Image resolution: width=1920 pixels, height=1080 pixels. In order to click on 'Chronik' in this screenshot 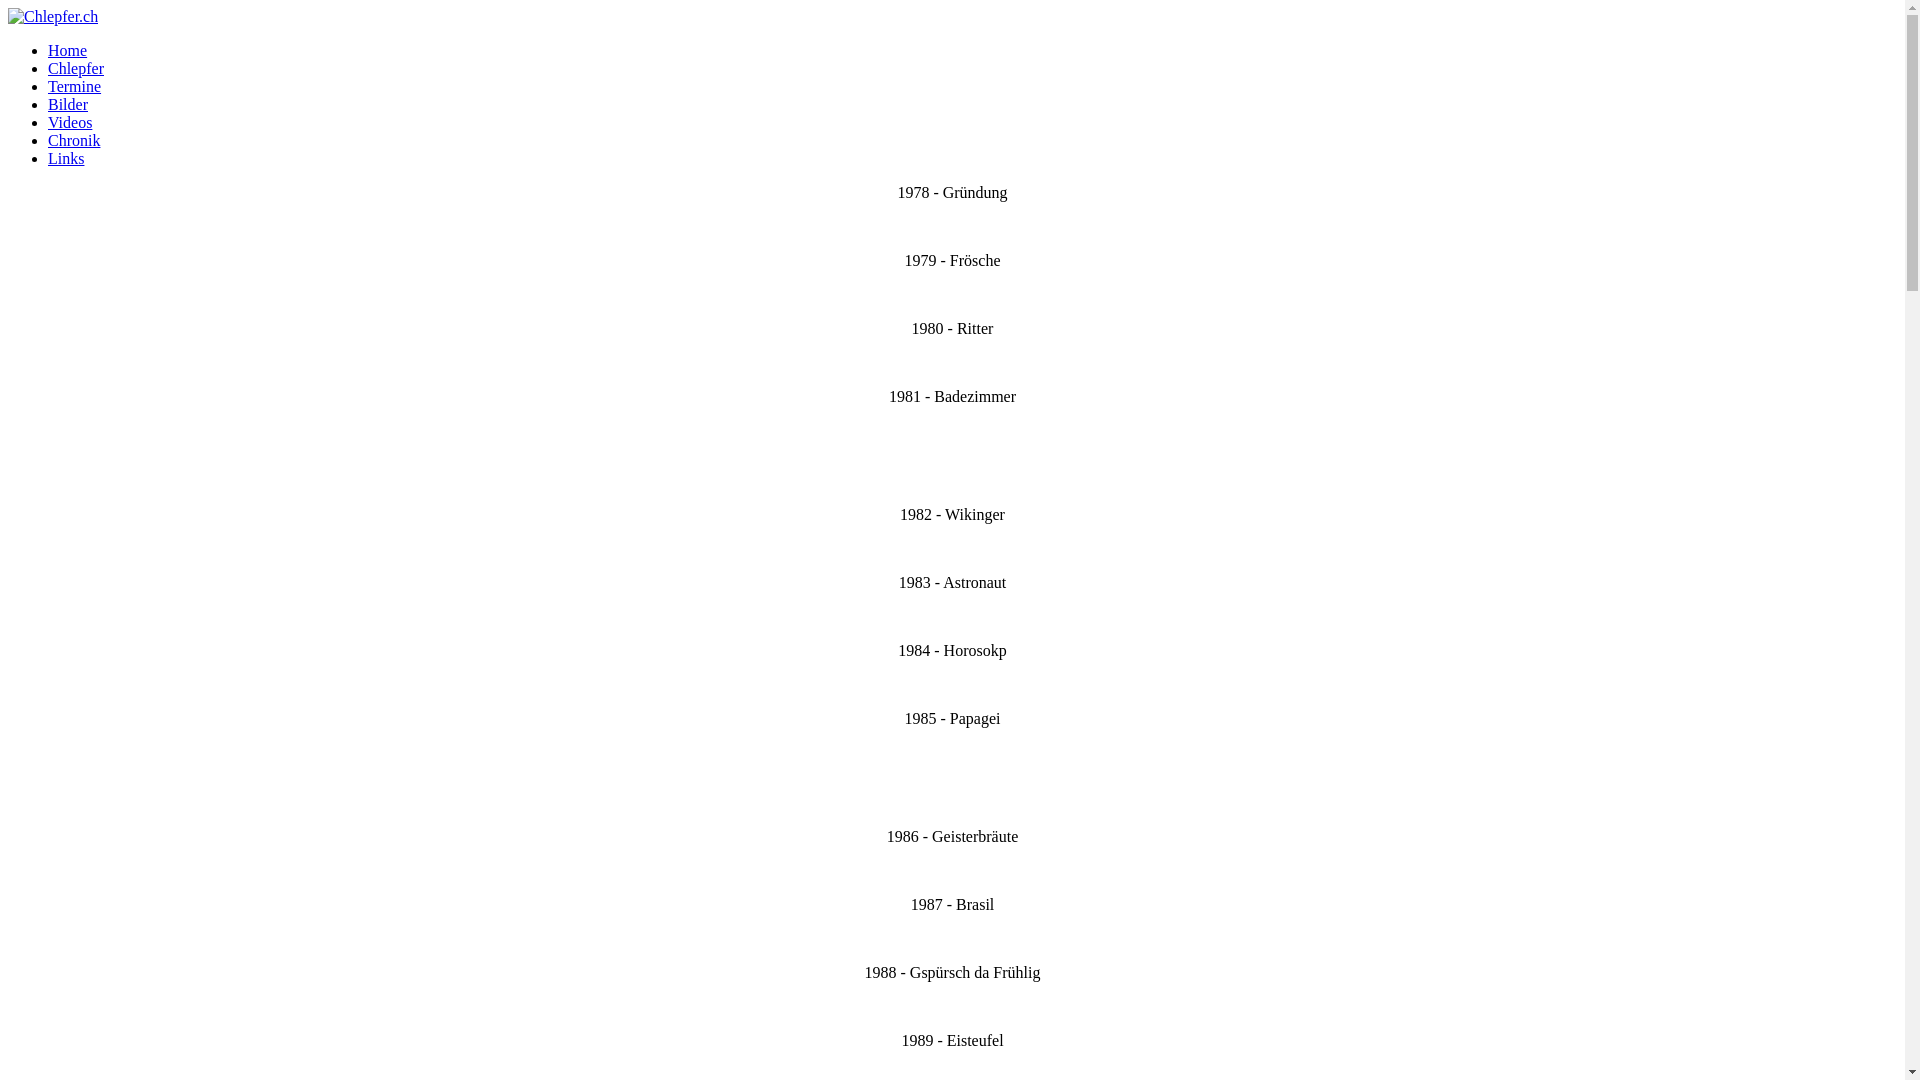, I will do `click(48, 139)`.